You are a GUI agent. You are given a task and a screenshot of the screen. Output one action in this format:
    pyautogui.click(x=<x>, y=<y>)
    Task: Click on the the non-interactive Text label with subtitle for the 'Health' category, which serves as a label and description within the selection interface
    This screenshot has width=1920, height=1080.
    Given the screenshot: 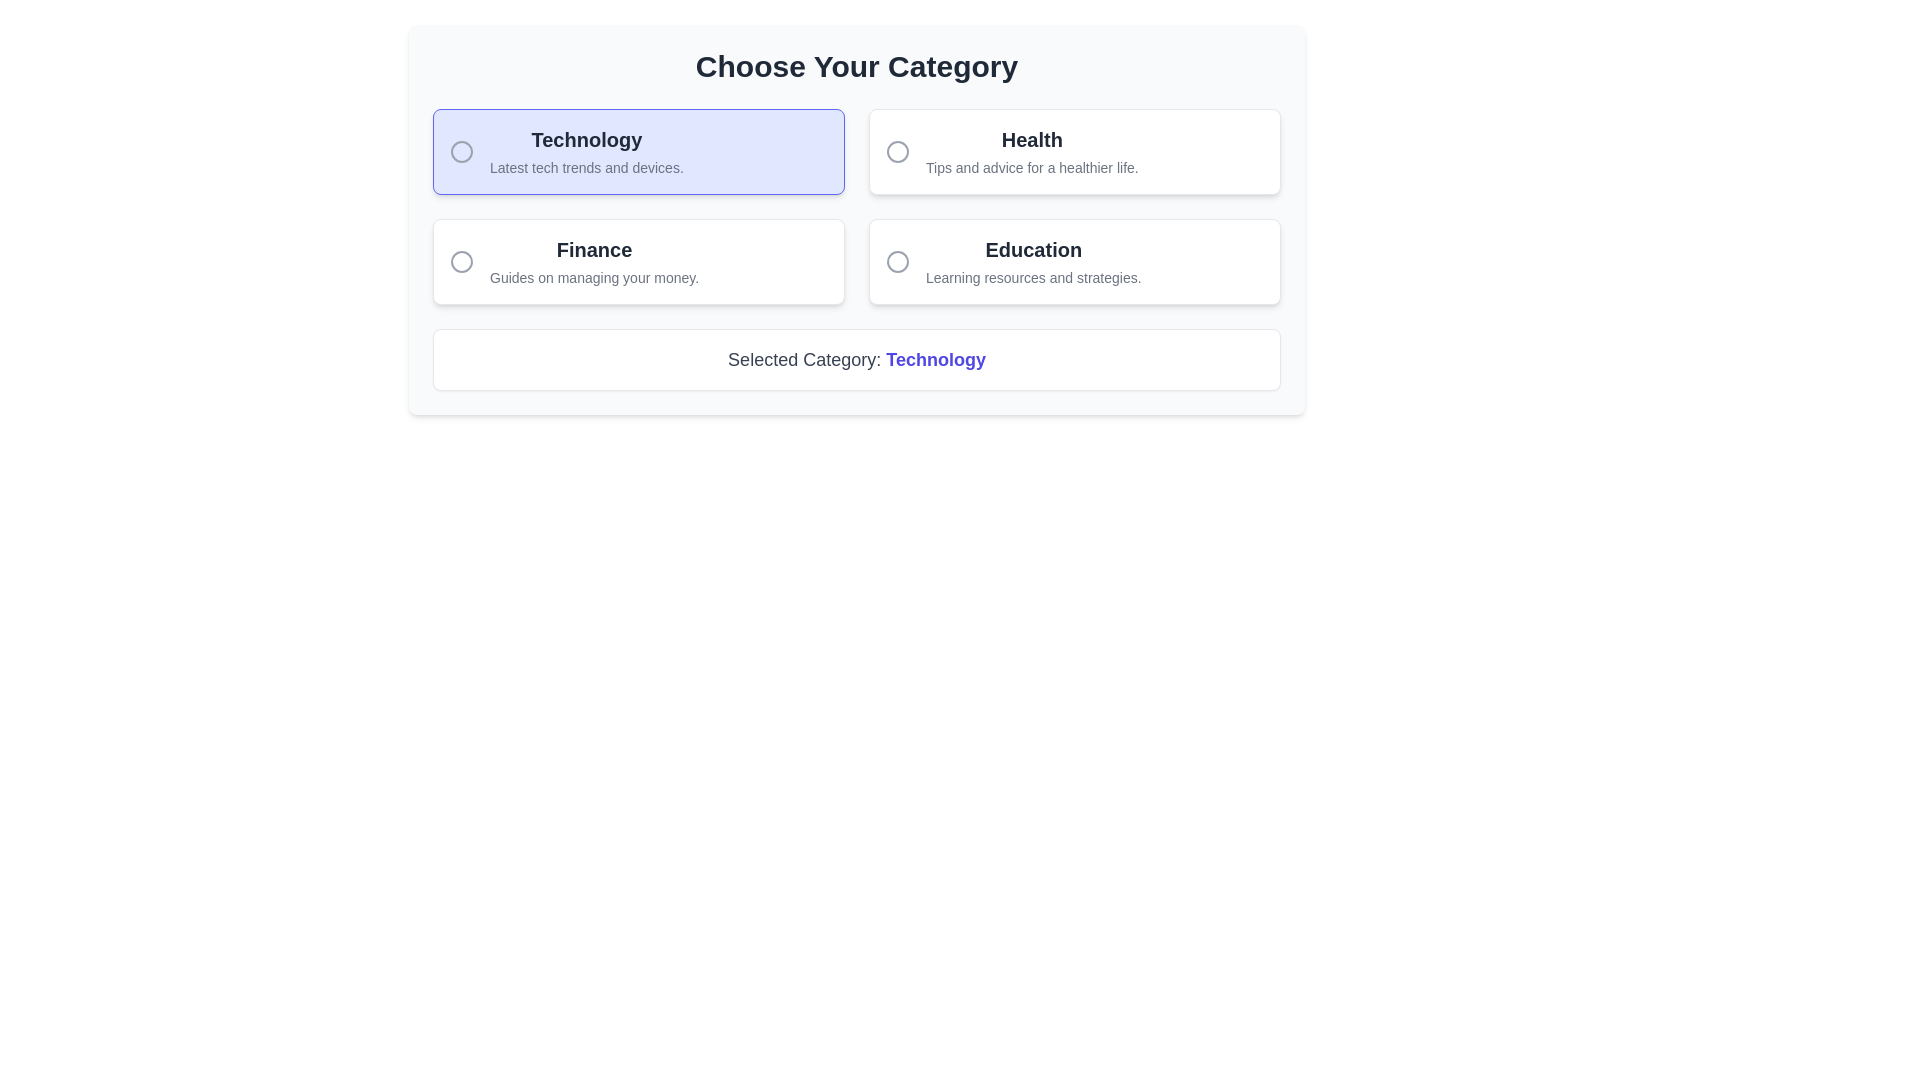 What is the action you would take?
    pyautogui.click(x=1032, y=150)
    